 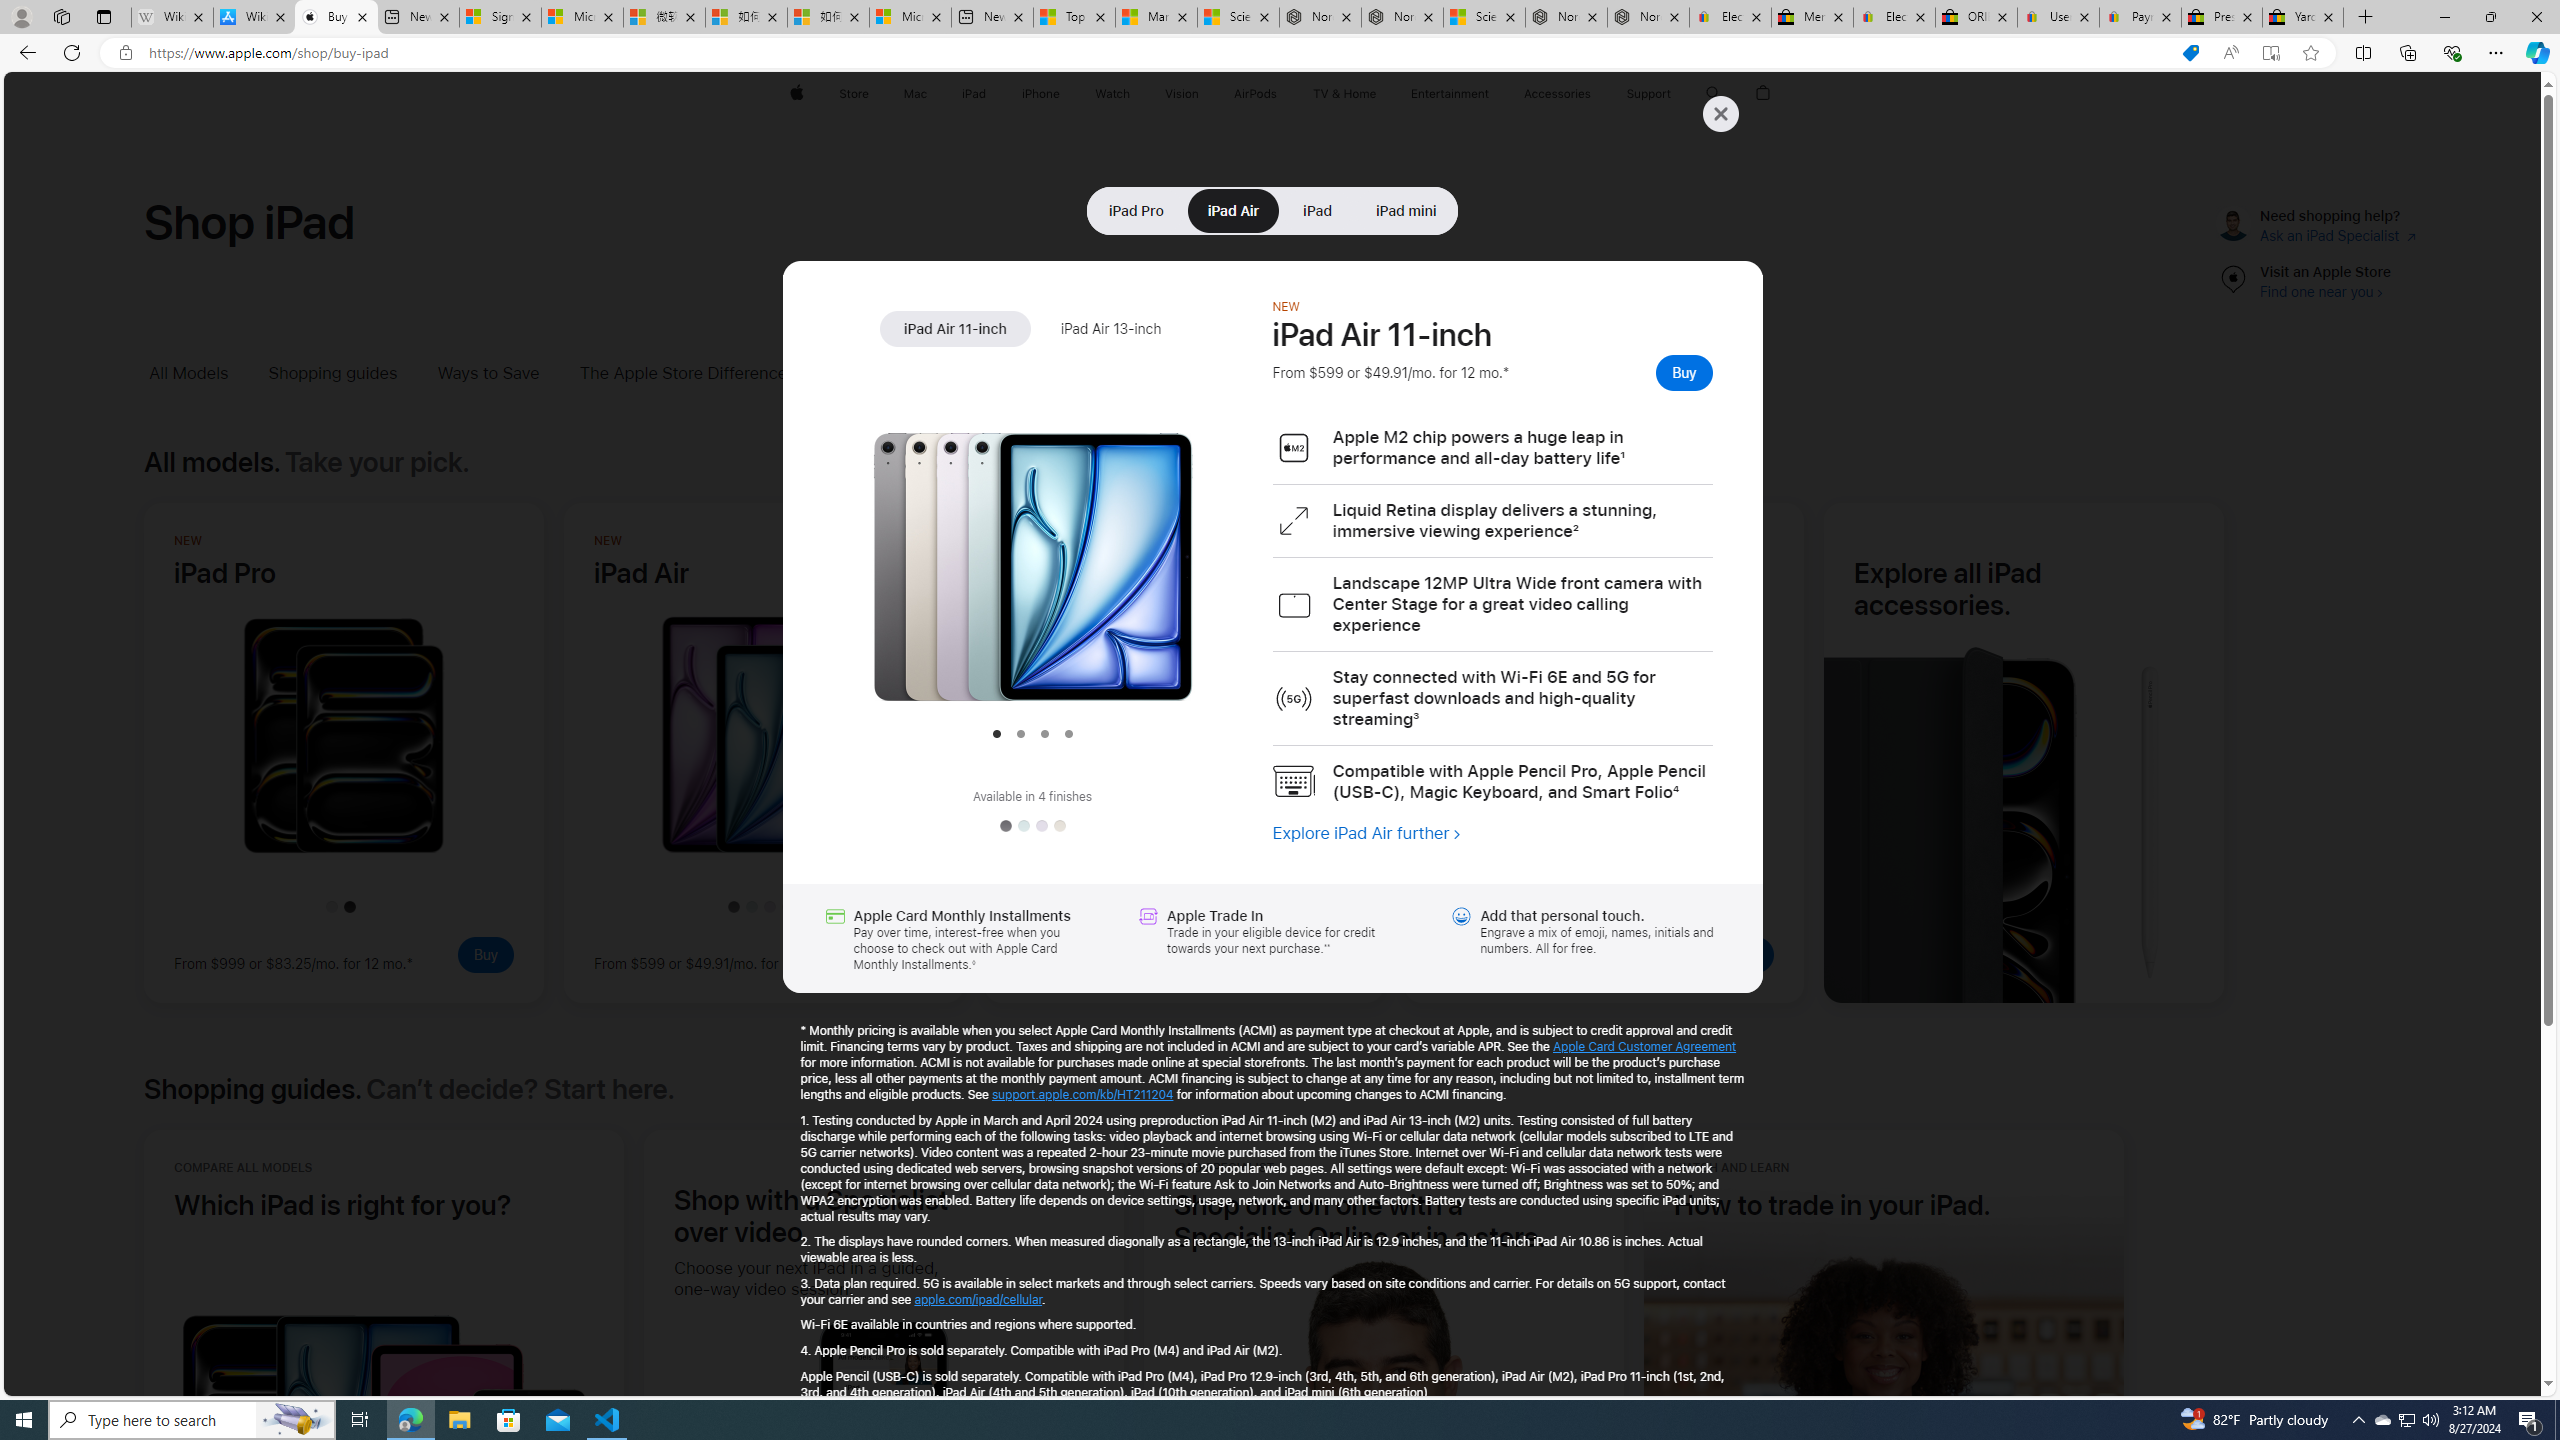 I want to click on 'Microsoft account | Account Checkup', so click(x=909, y=16).